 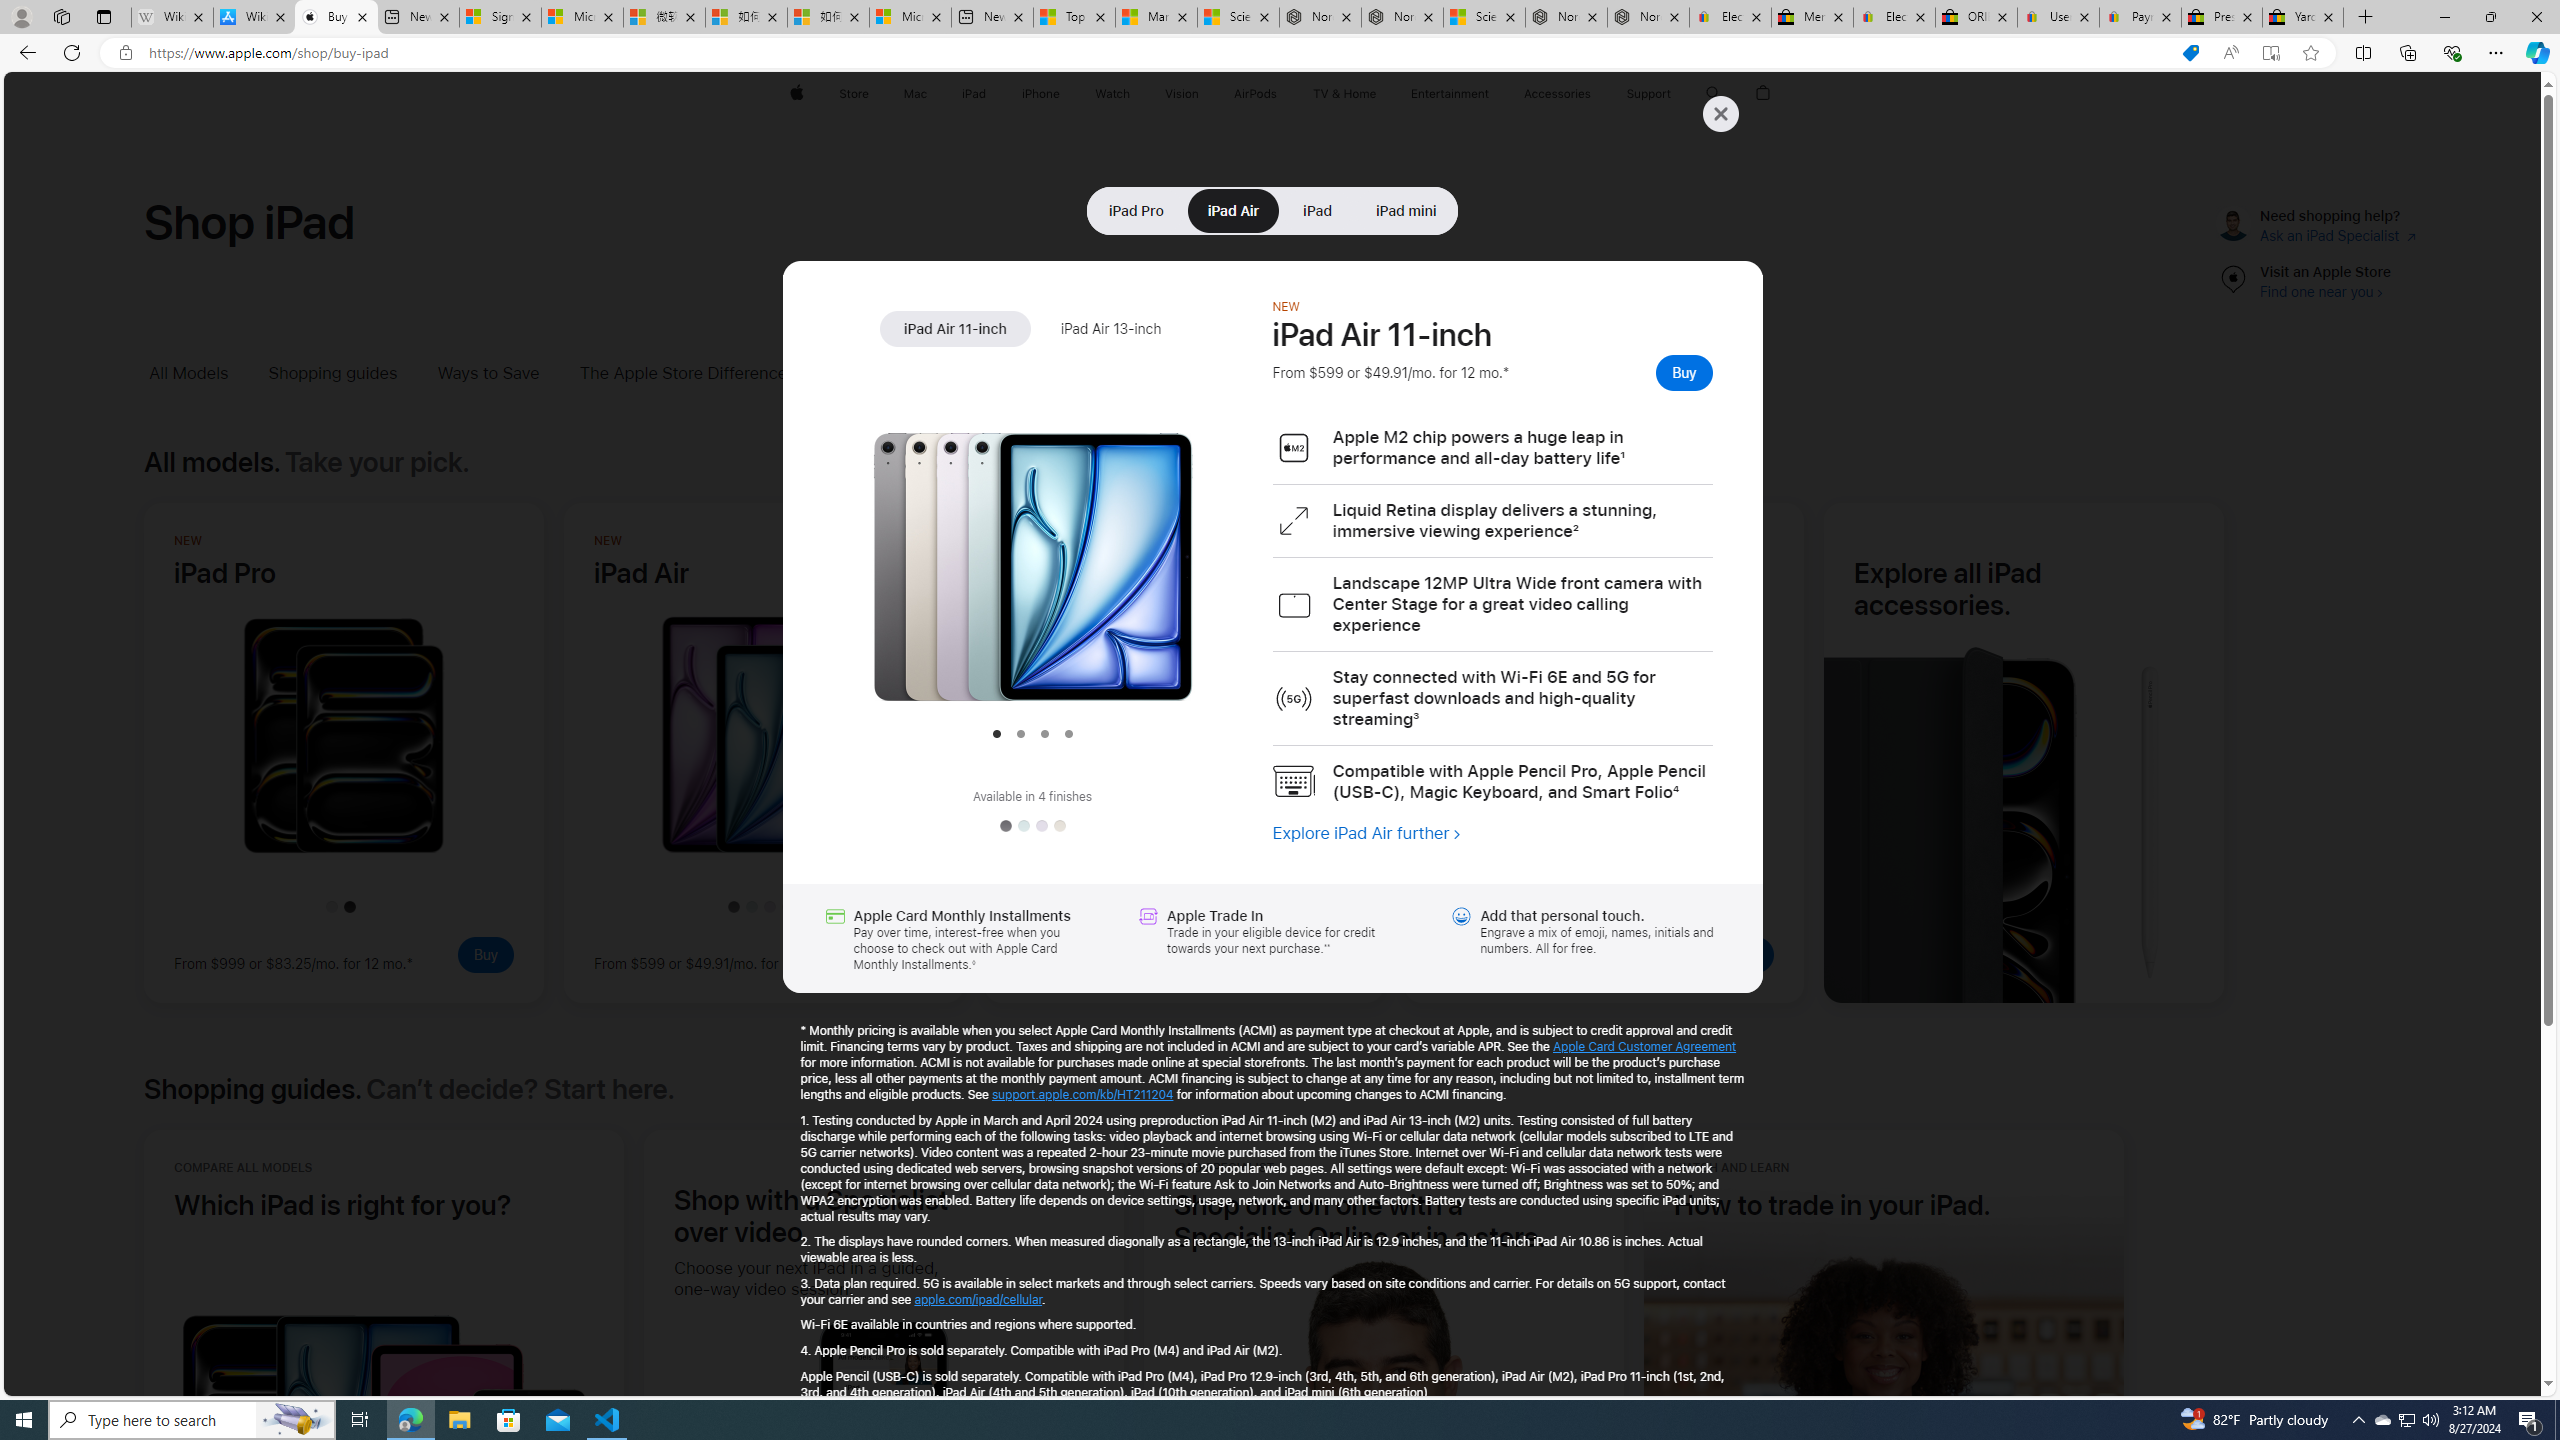 I want to click on 'Microsoft account | Account Checkup', so click(x=909, y=16).